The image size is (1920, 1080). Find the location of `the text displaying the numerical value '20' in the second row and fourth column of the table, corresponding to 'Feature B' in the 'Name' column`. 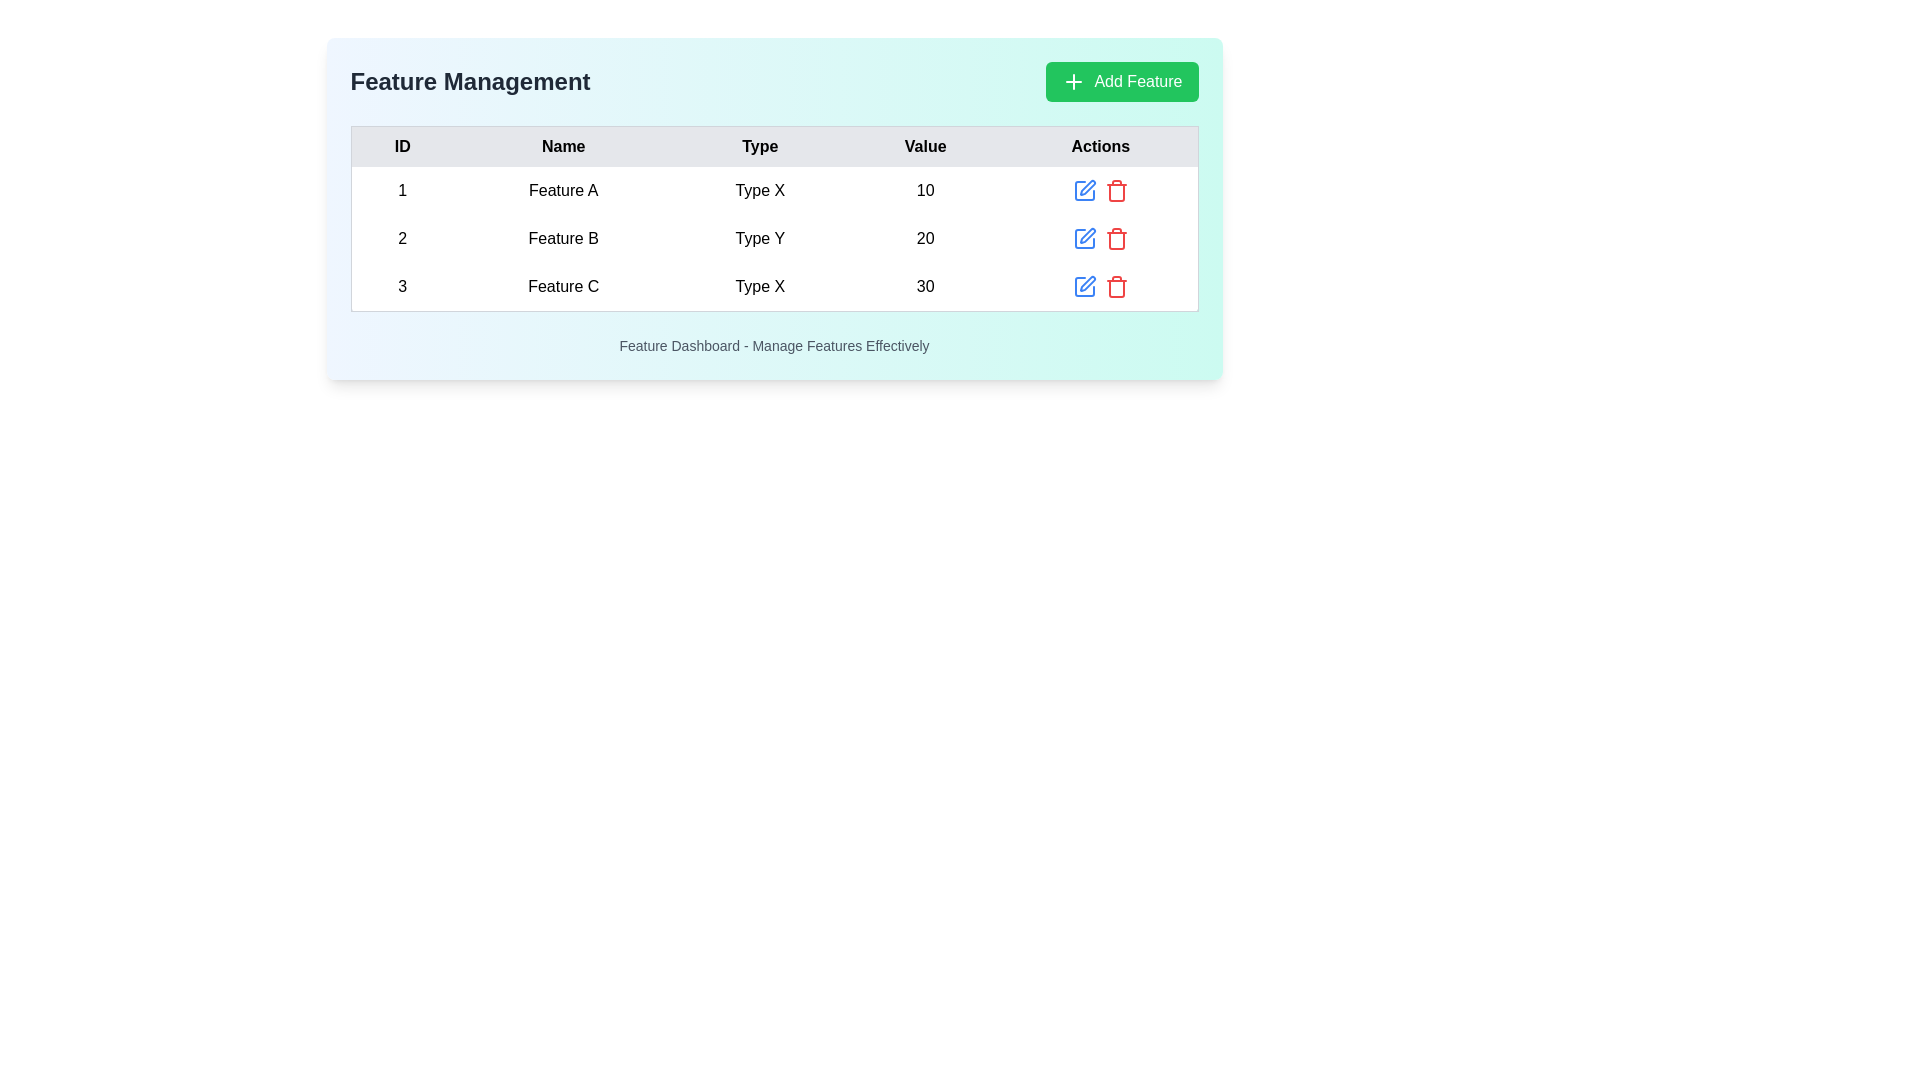

the text displaying the numerical value '20' in the second row and fourth column of the table, corresponding to 'Feature B' in the 'Name' column is located at coordinates (924, 238).